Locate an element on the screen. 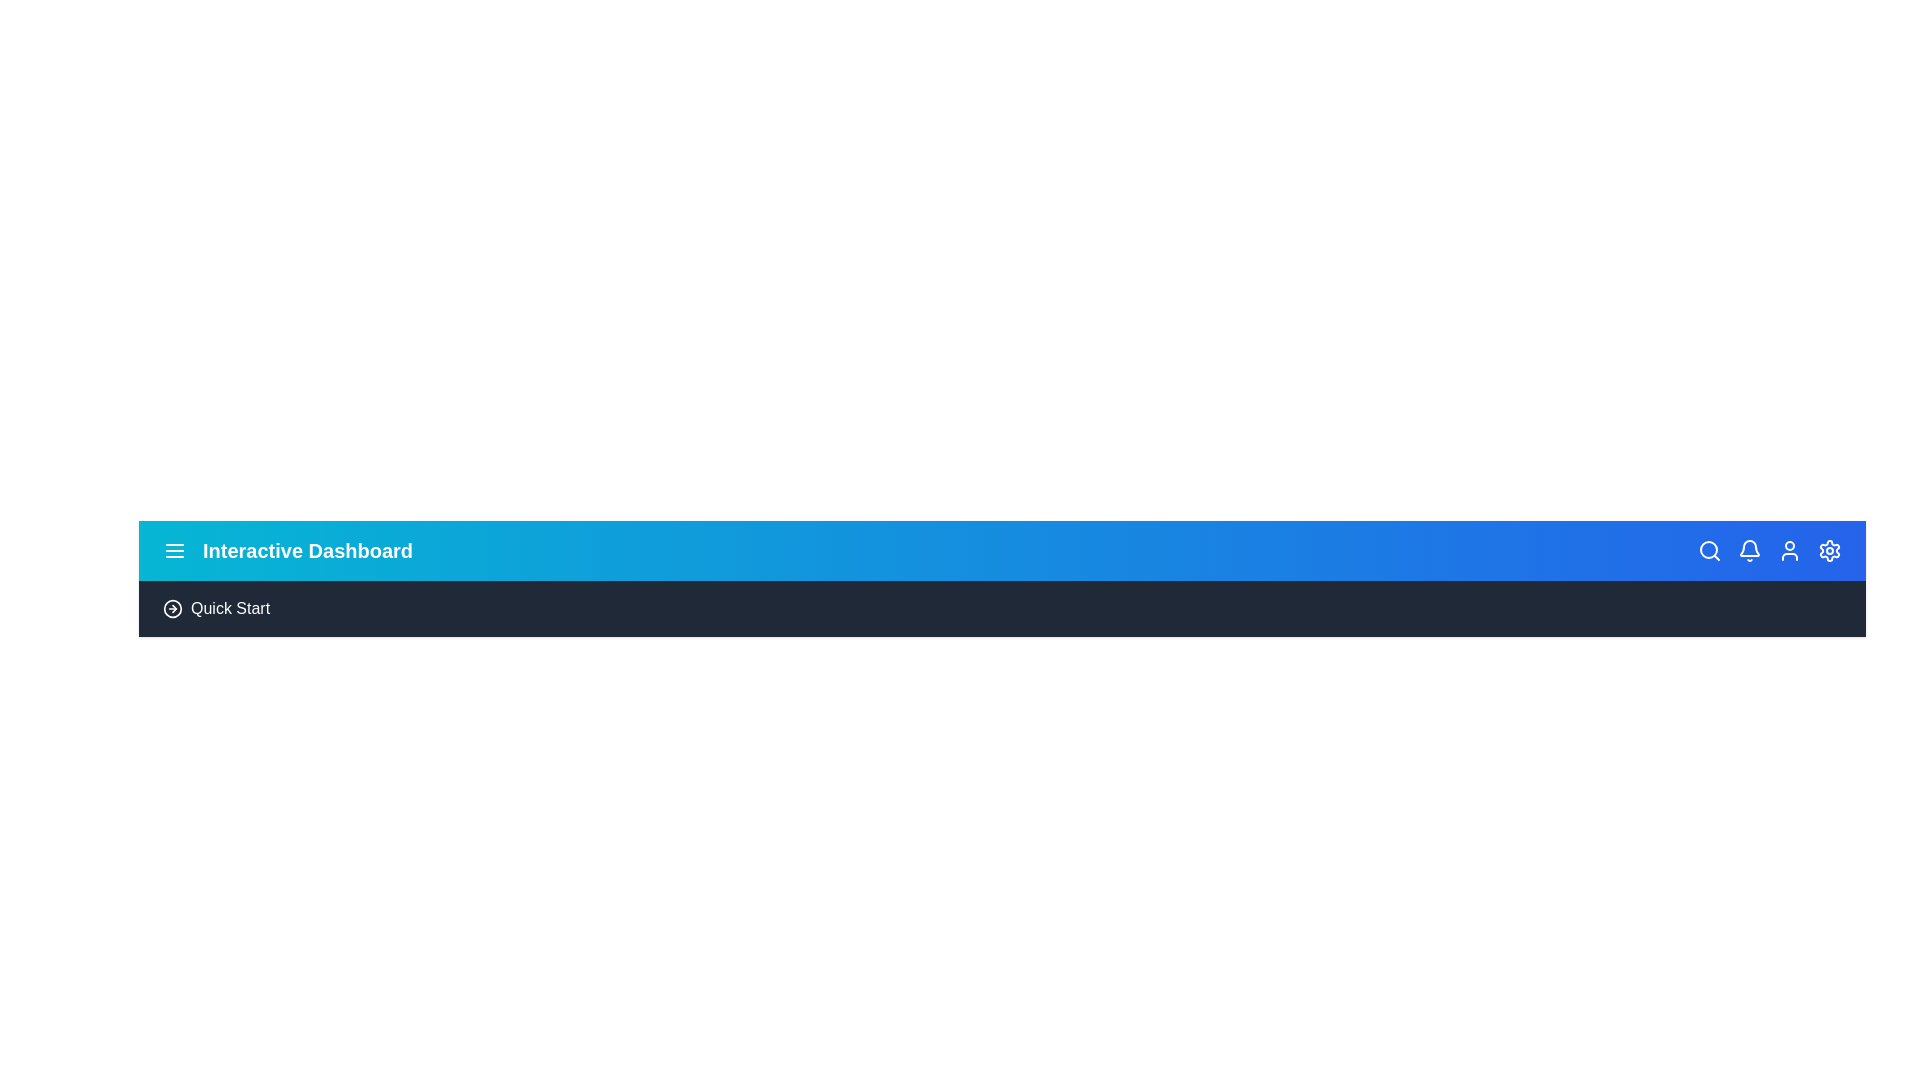 The height and width of the screenshot is (1080, 1920). the user icon to access user-related features is located at coordinates (1790, 551).